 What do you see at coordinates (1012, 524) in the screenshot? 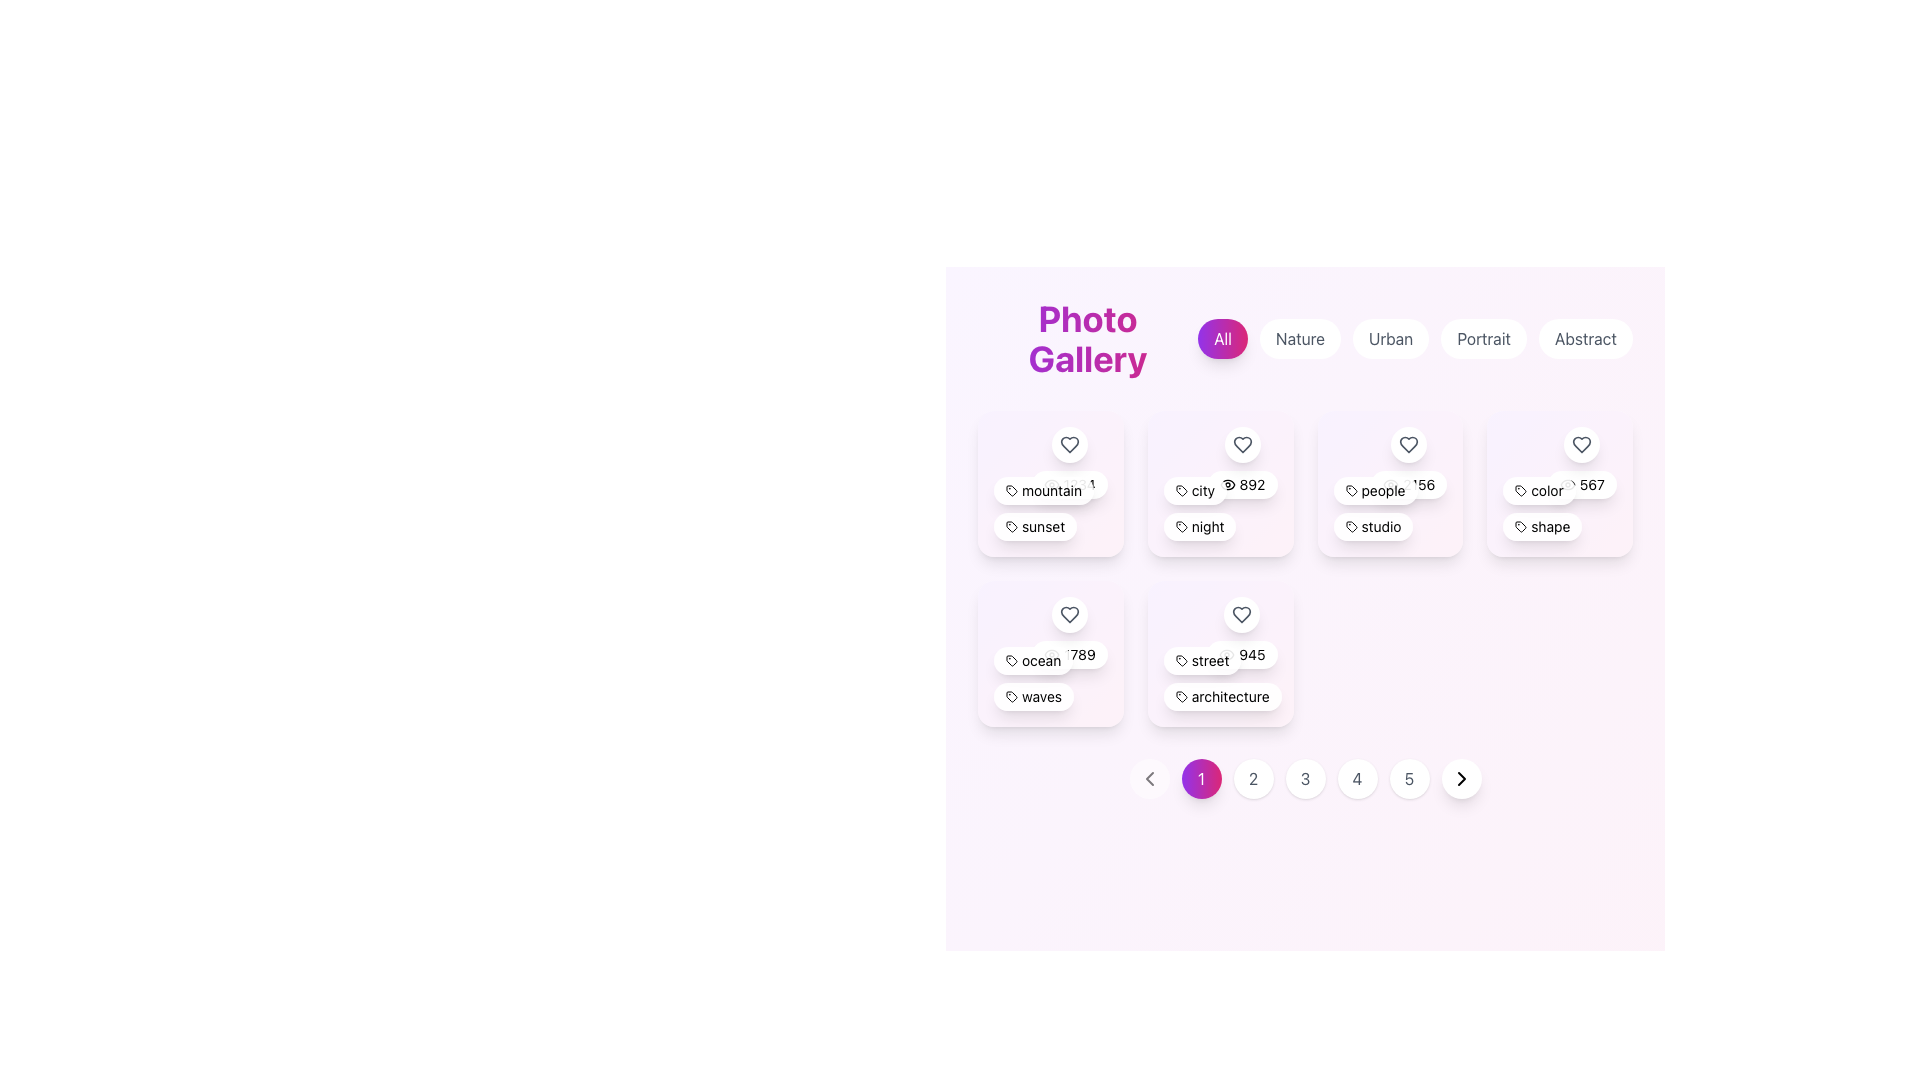
I see `small tag icon located to the left of the text label 'sunset' in the first card of the second row, which is visually aligned with the label` at bounding box center [1012, 524].